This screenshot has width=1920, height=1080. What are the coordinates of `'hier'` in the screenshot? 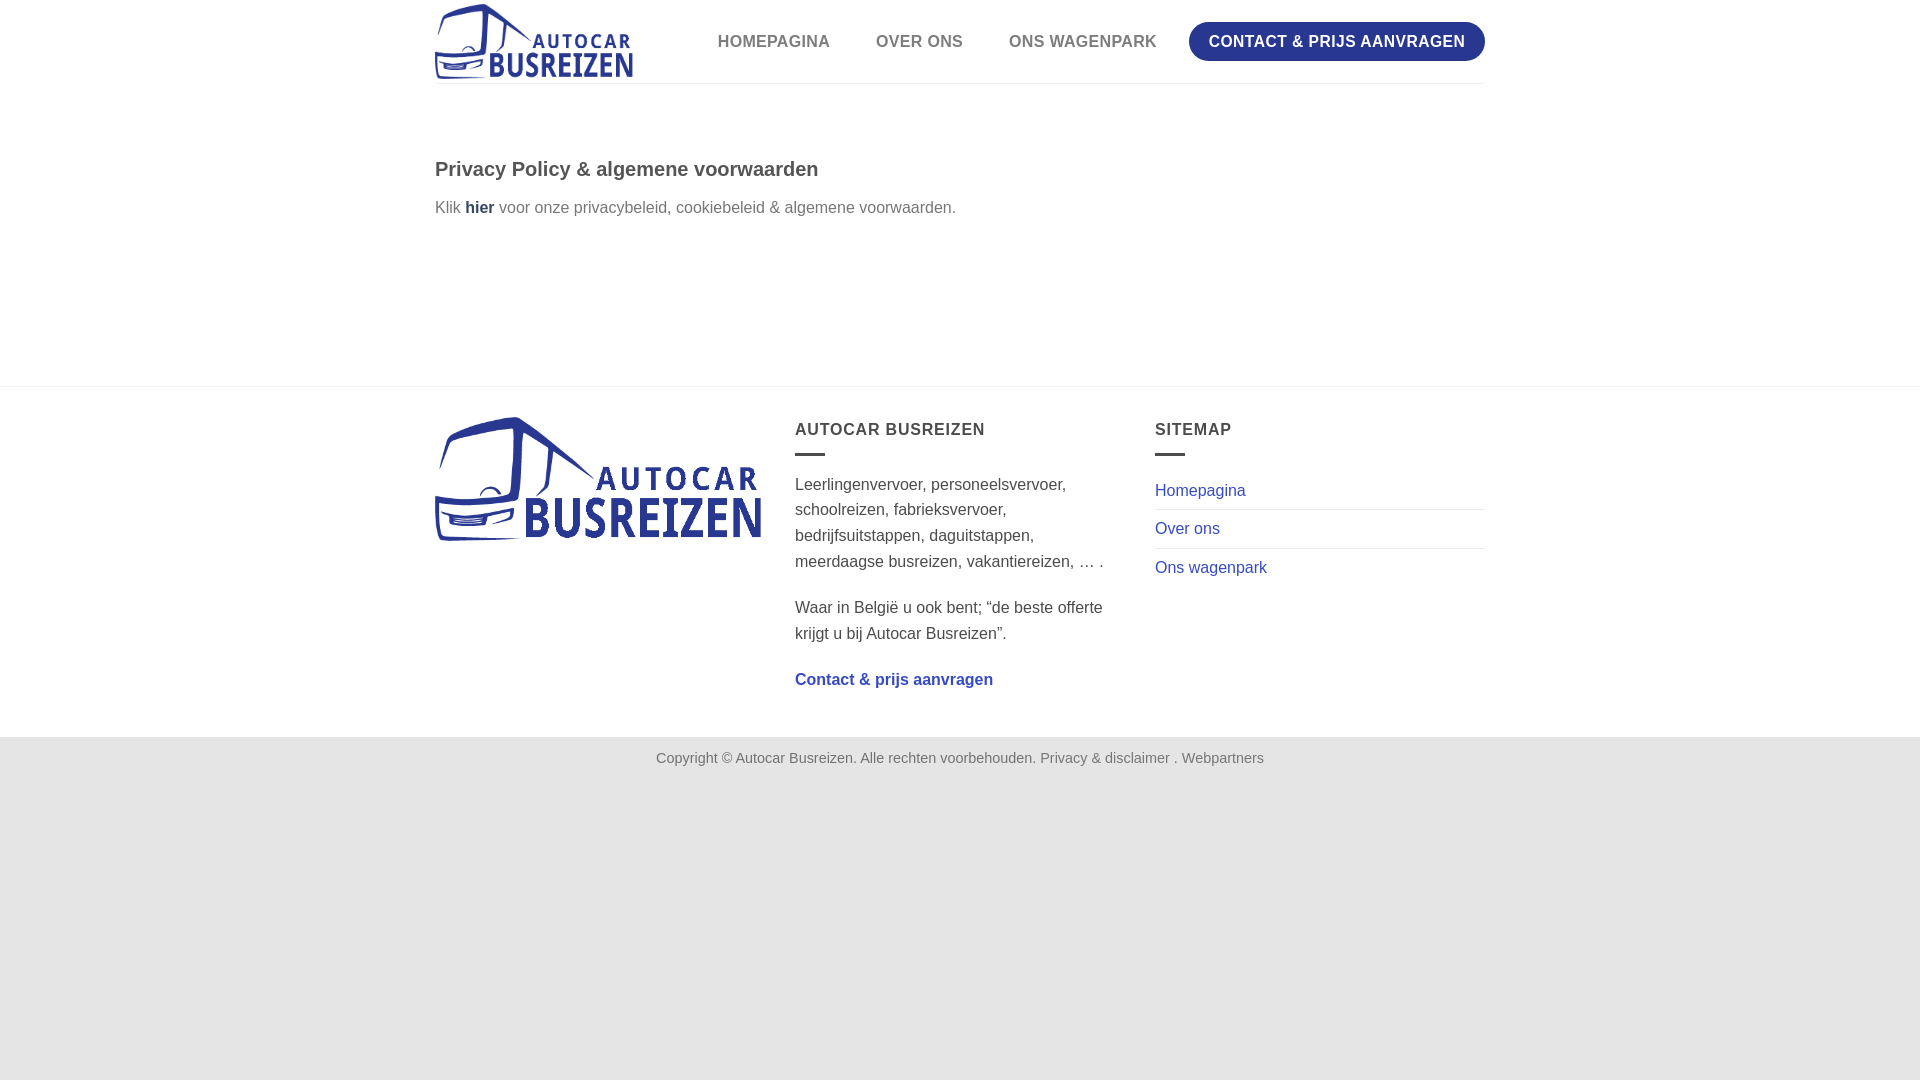 It's located at (478, 207).